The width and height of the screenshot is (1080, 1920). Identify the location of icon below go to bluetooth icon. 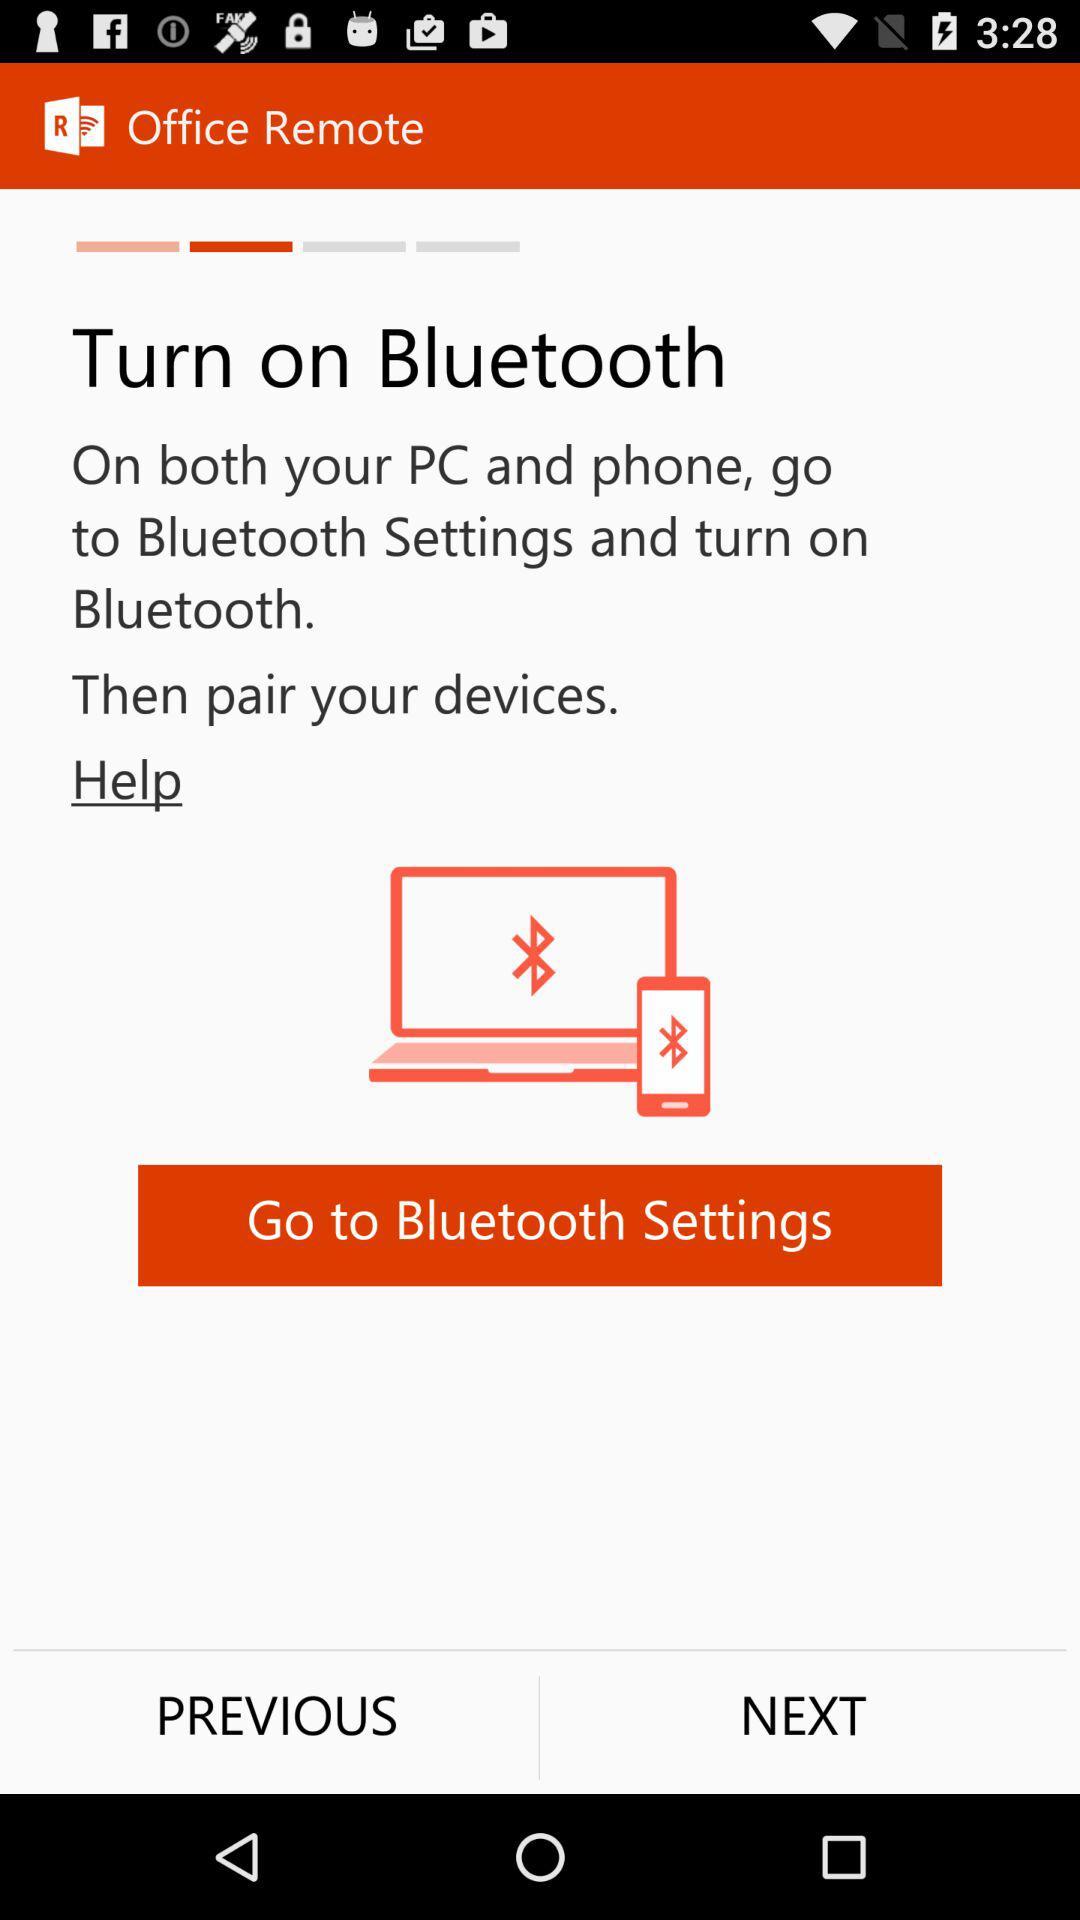
(276, 1713).